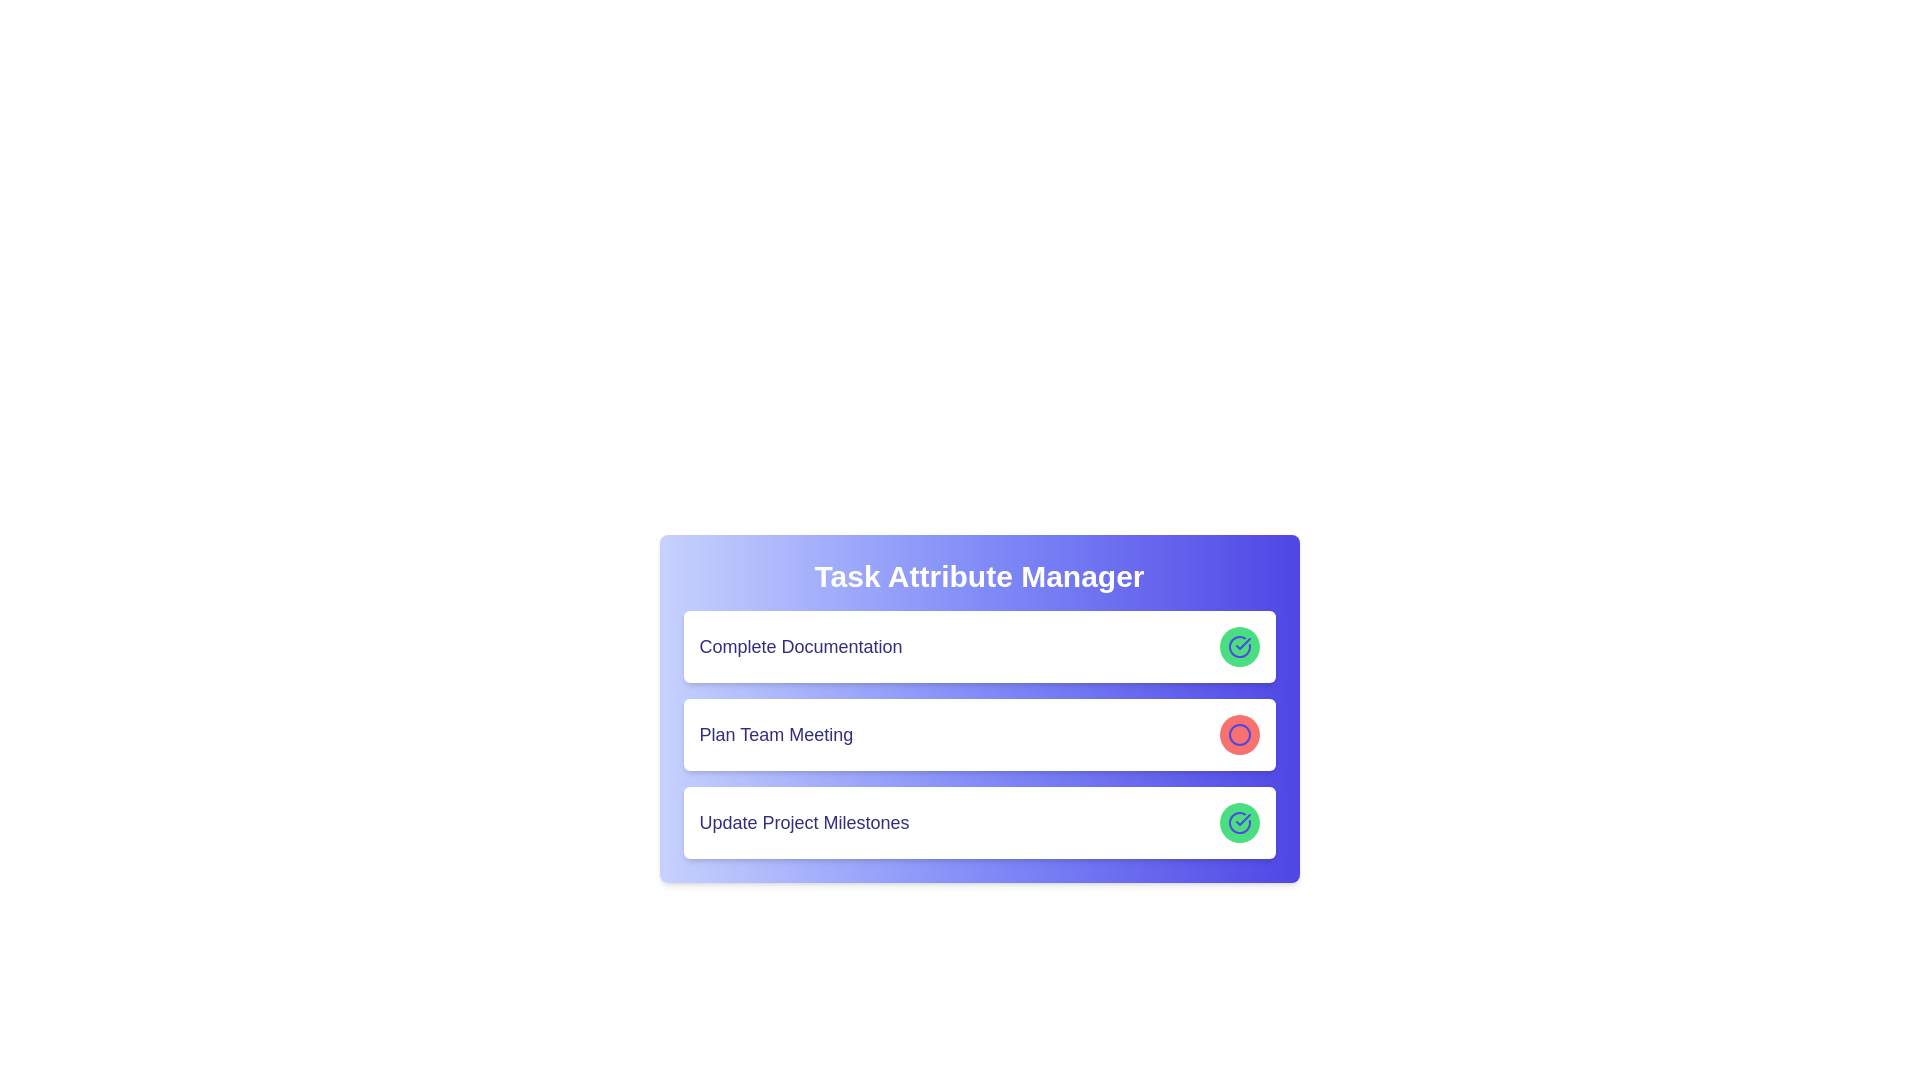  Describe the element at coordinates (804, 822) in the screenshot. I see `the text label displaying 'Update Project Milestones', which is in bold indigo-colored font, centrally located within the last card of a vertically stacked list of task cards` at that location.